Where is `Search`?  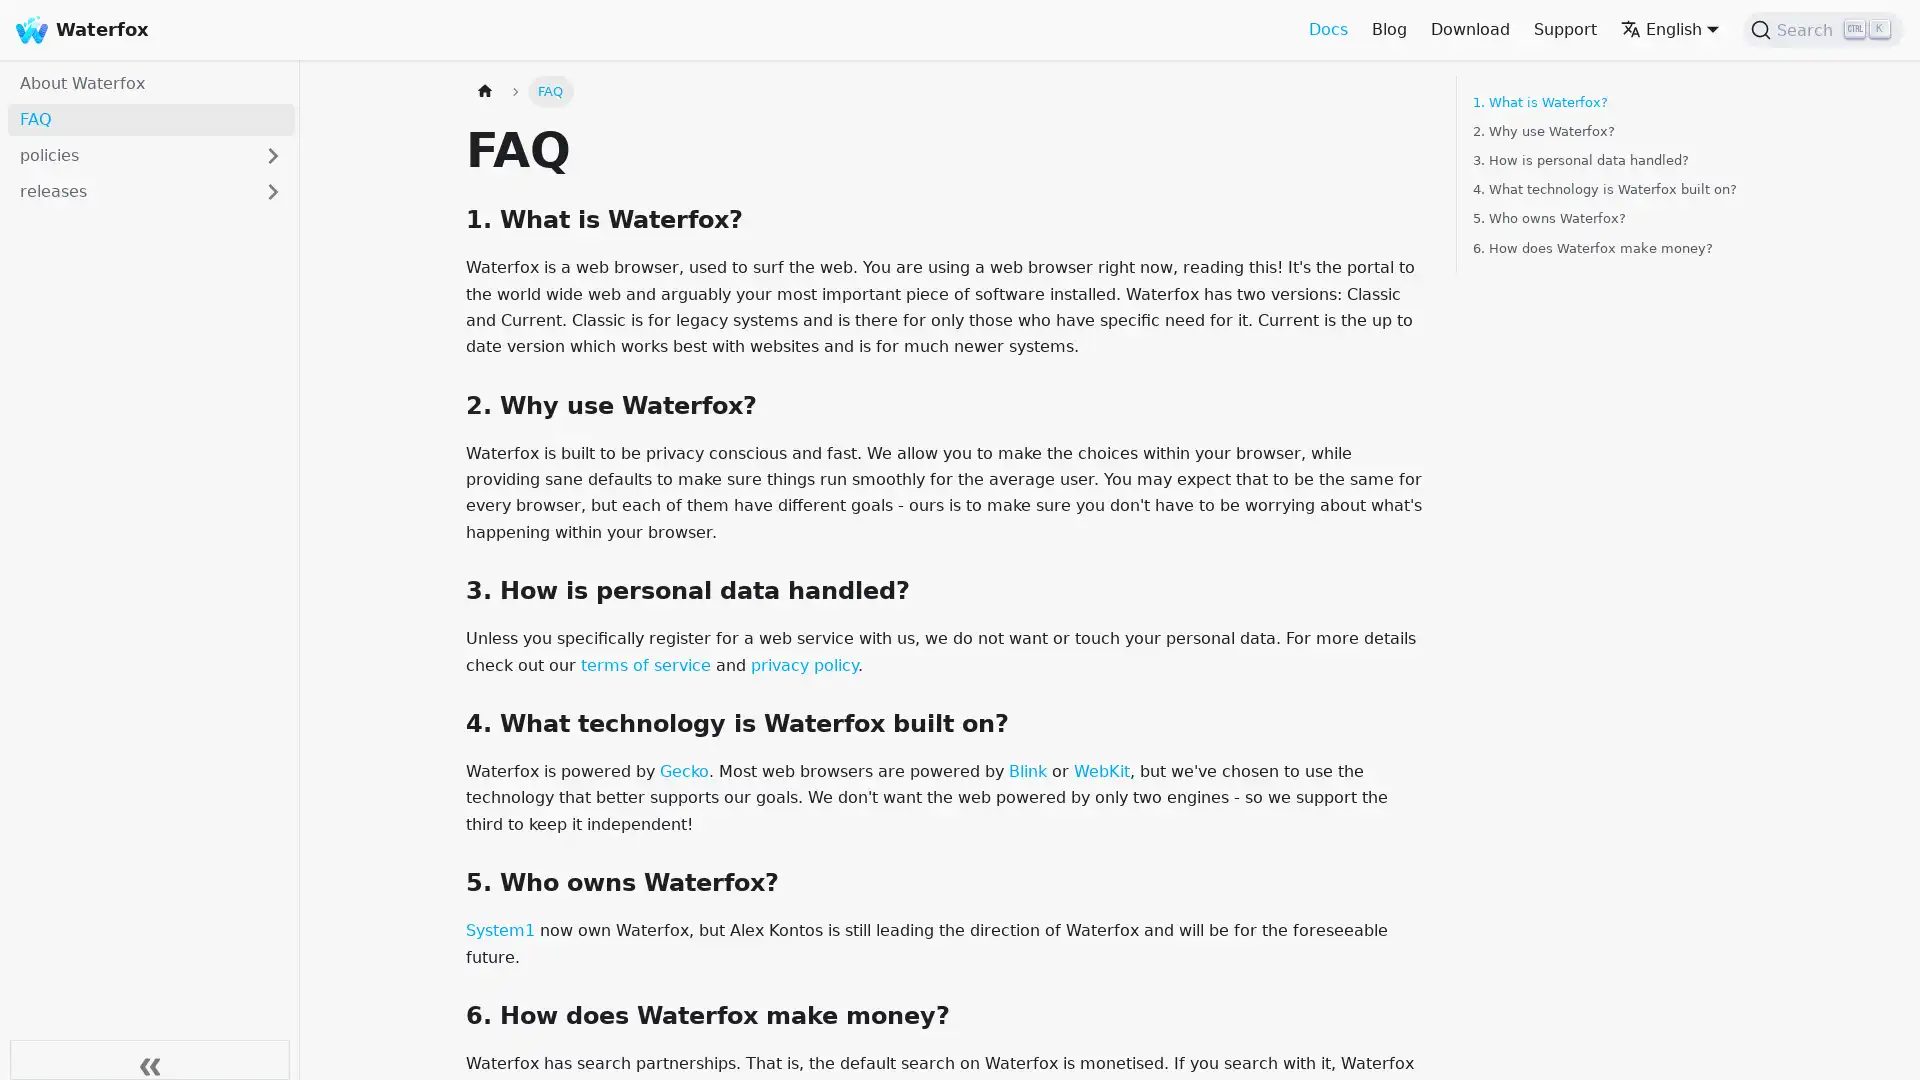 Search is located at coordinates (1823, 30).